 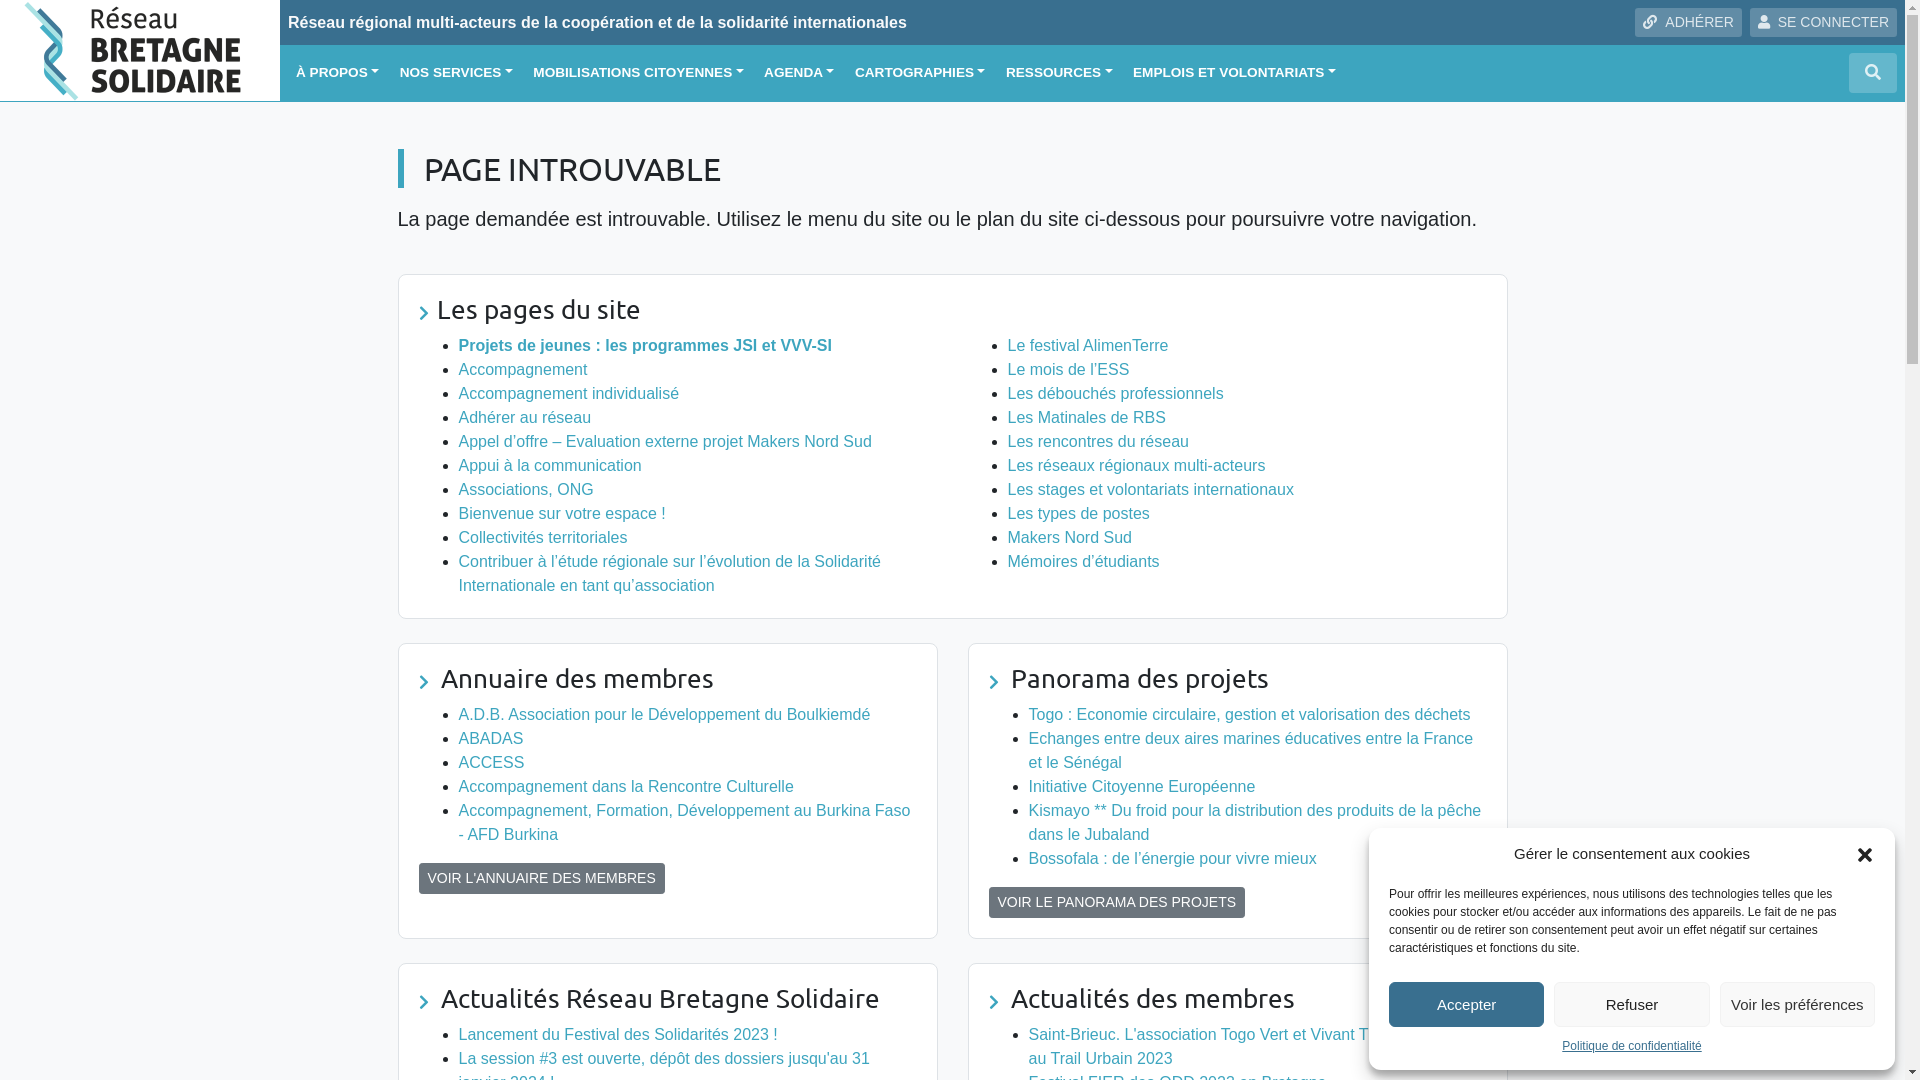 I want to click on 'Associations, ONG', so click(x=456, y=489).